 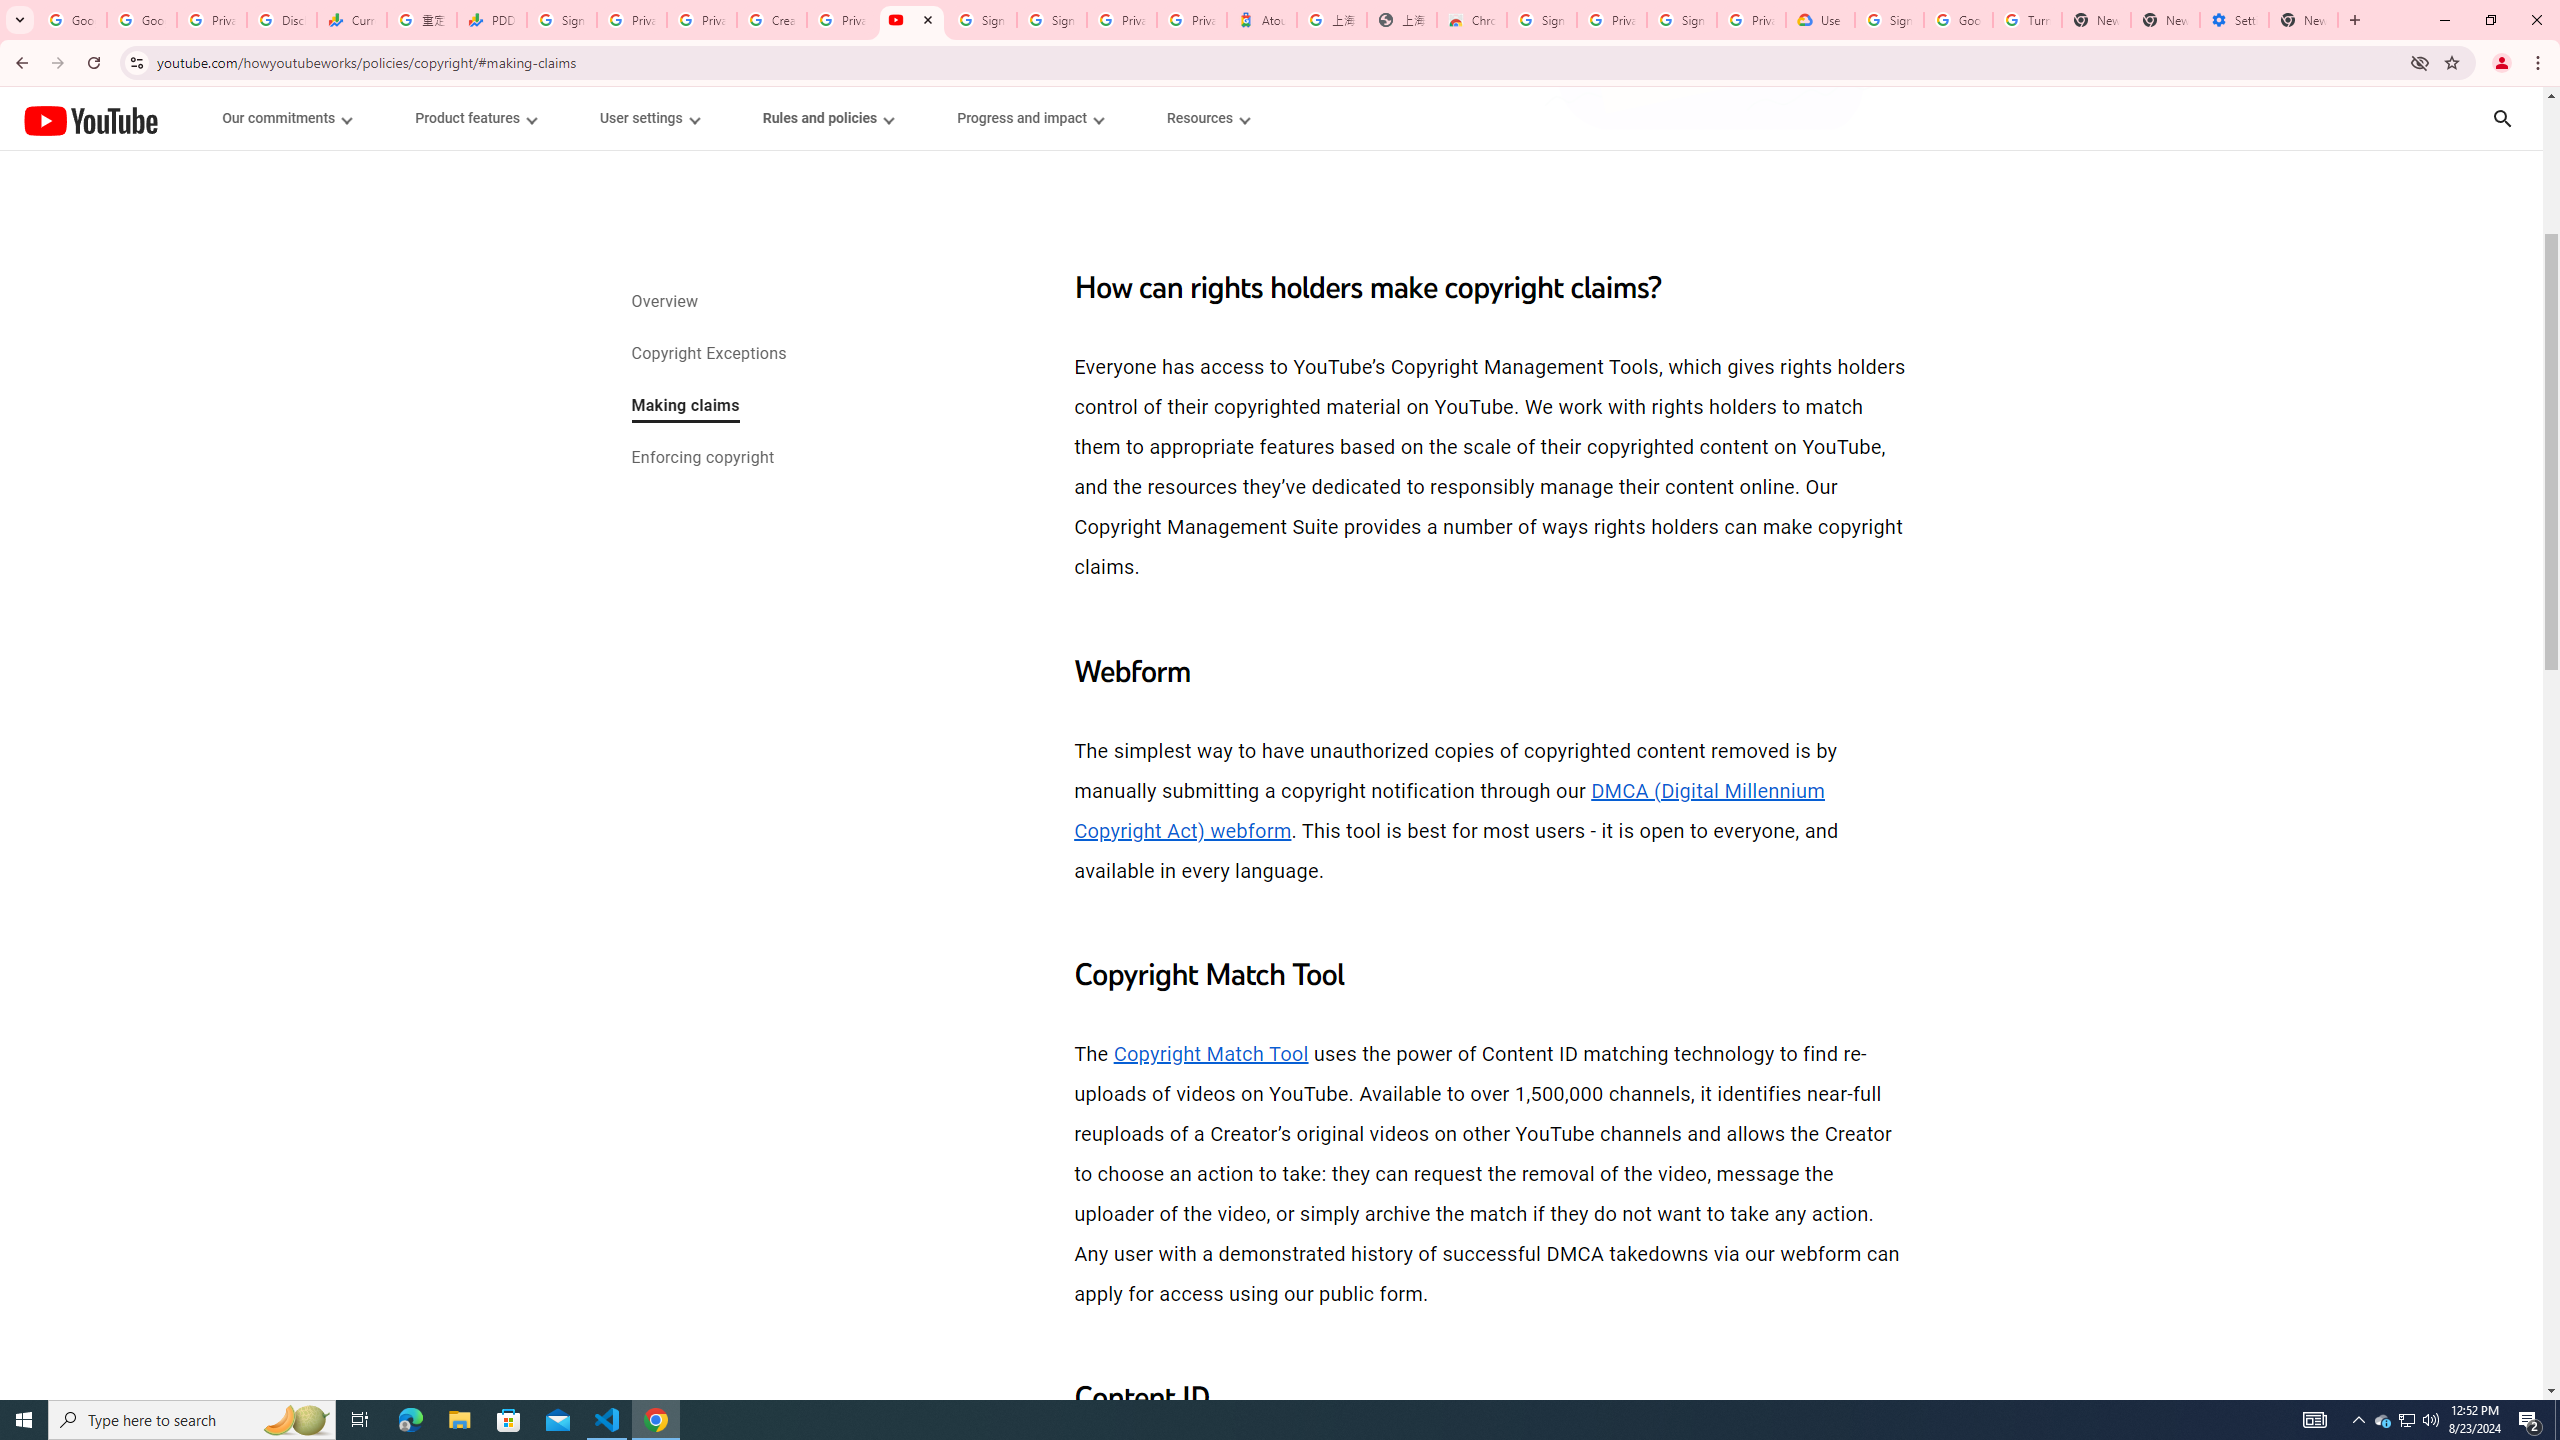 What do you see at coordinates (2303, 19) in the screenshot?
I see `'New Tab'` at bounding box center [2303, 19].